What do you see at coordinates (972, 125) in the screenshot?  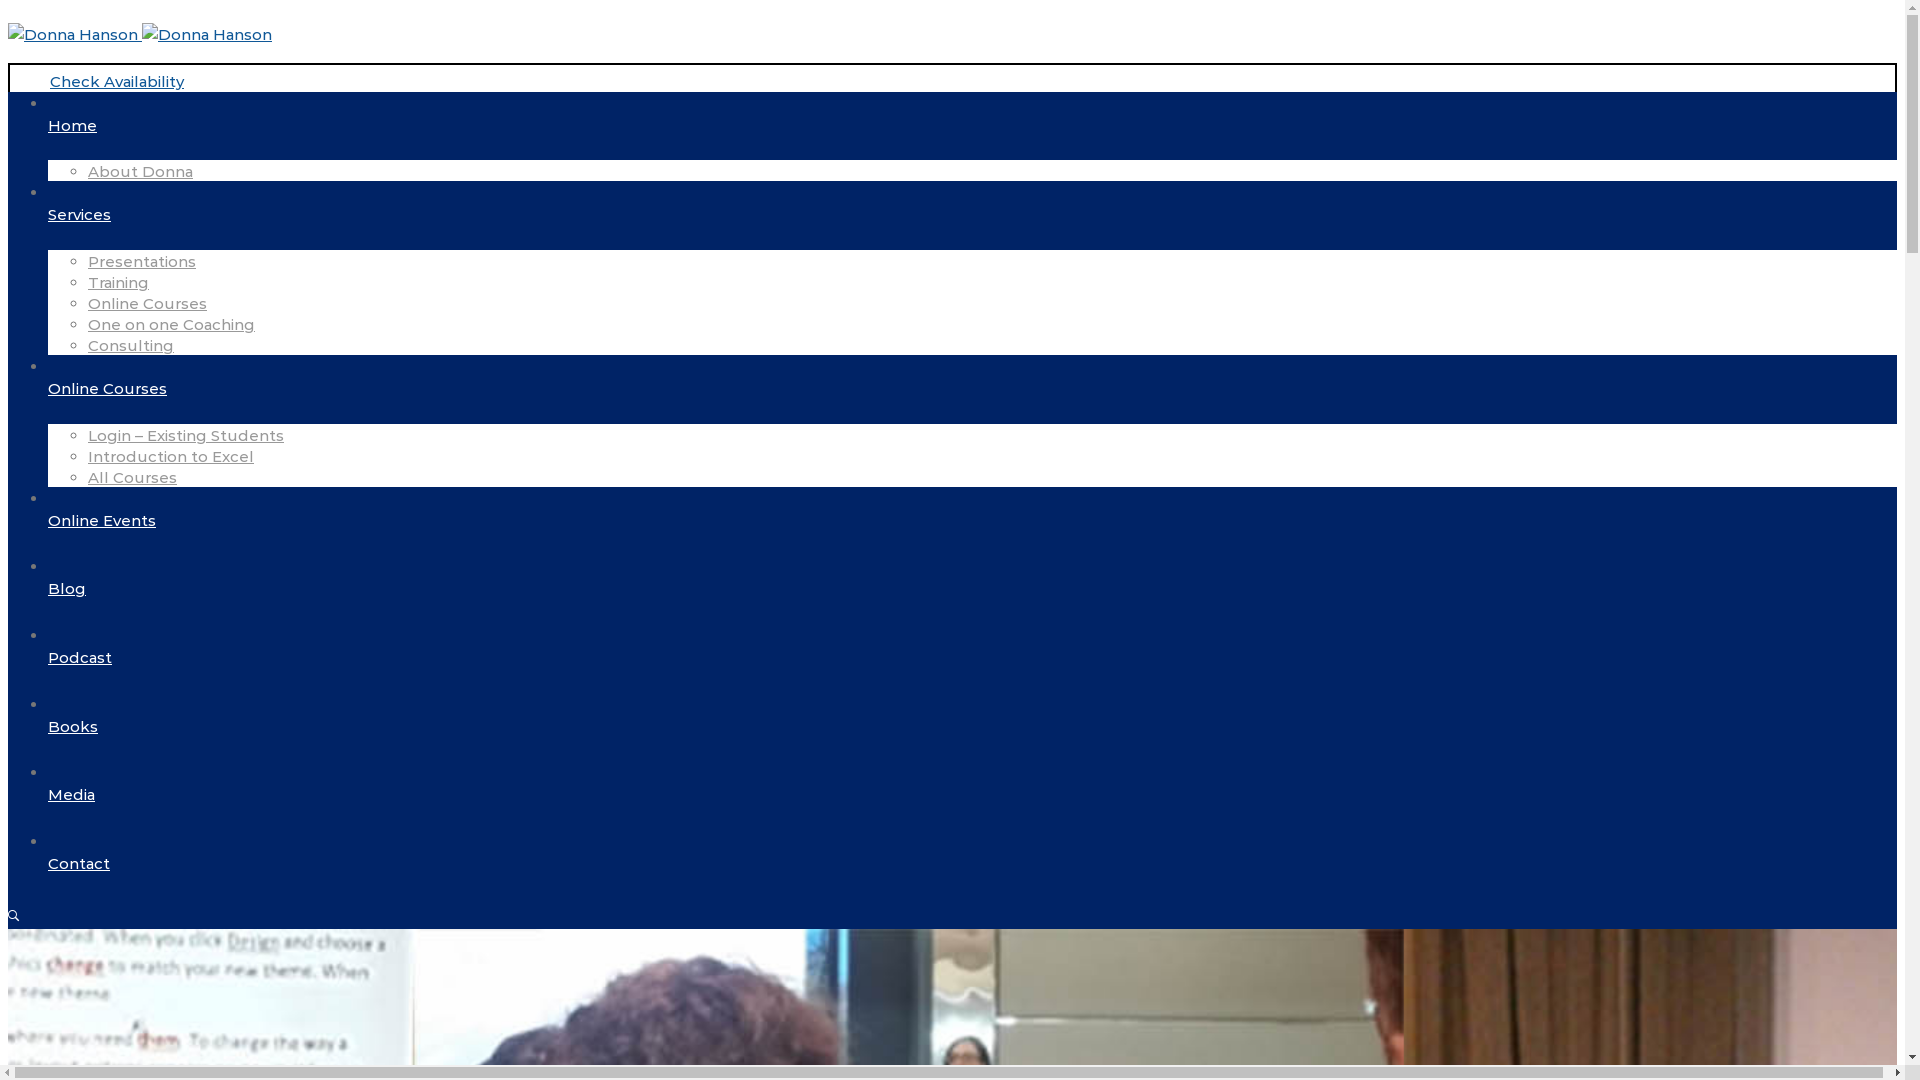 I see `'Home'` at bounding box center [972, 125].